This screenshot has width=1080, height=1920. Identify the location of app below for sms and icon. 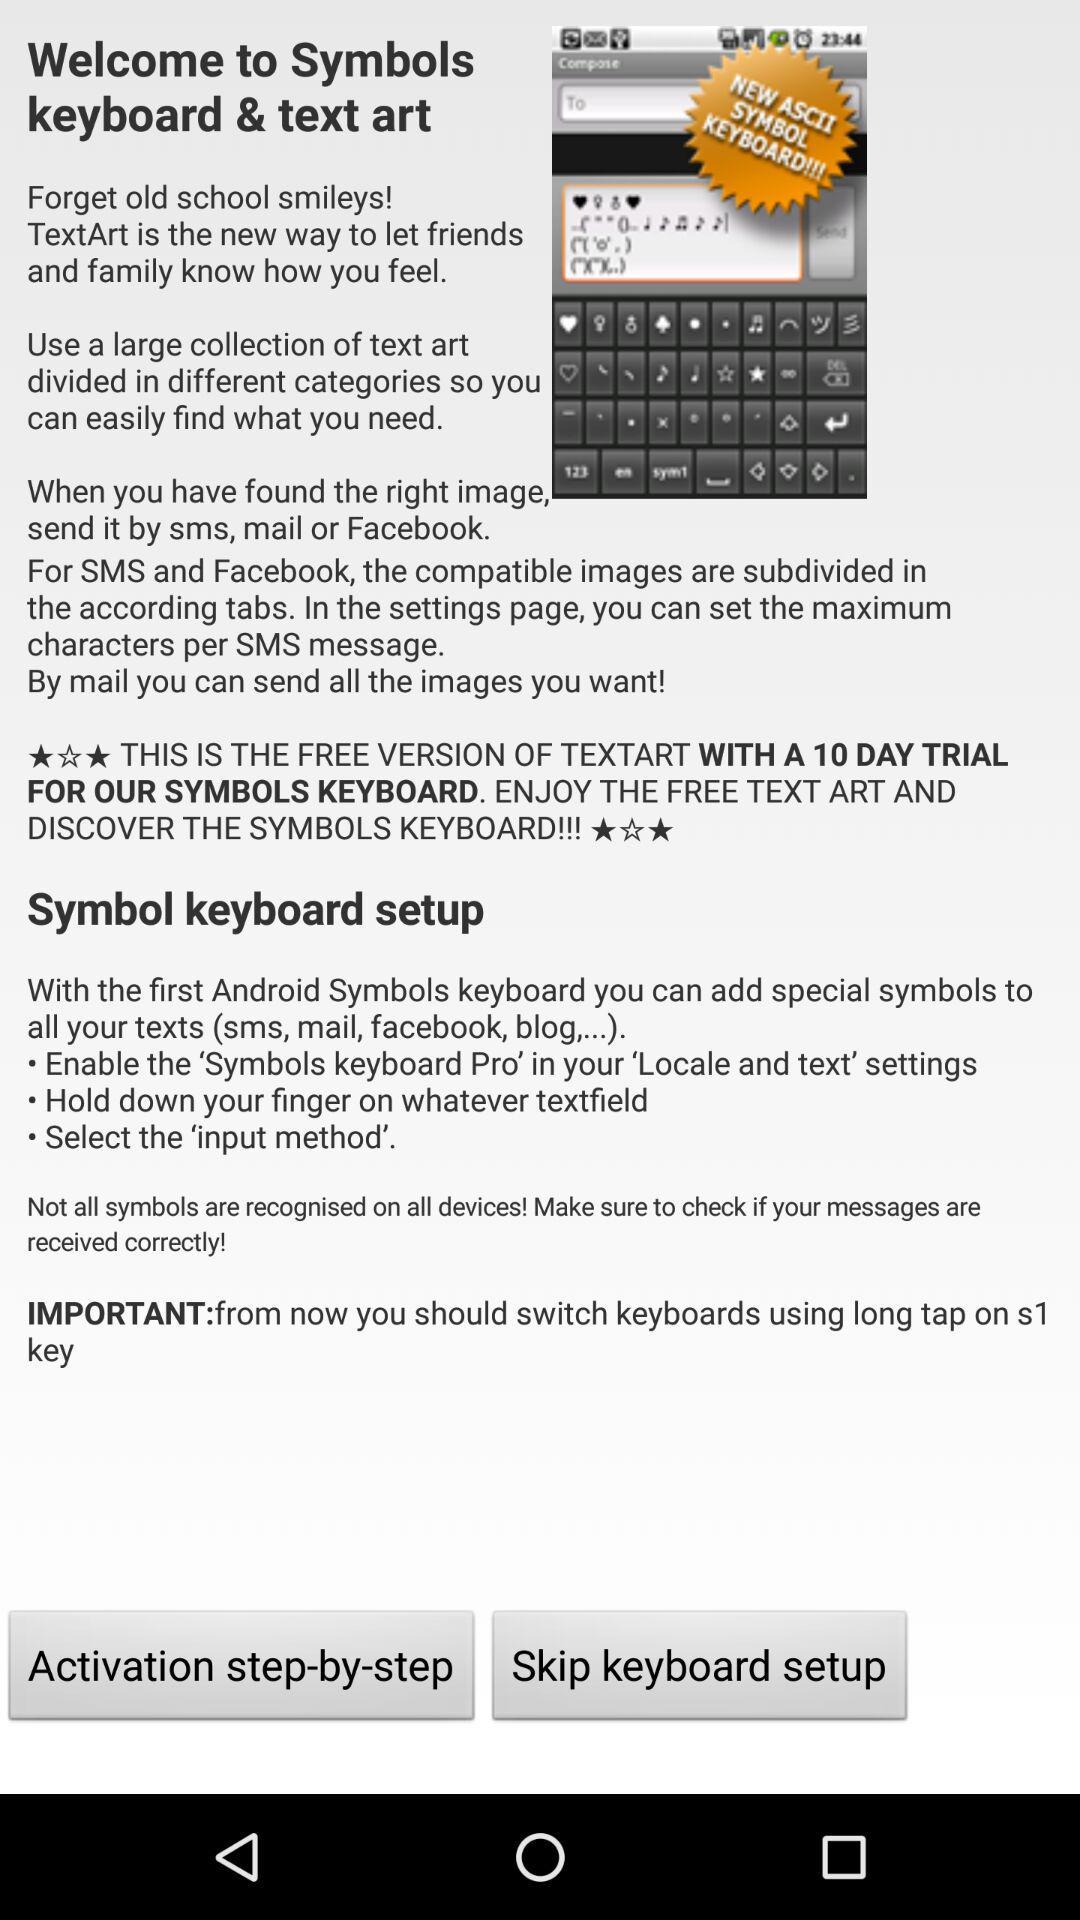
(240, 1670).